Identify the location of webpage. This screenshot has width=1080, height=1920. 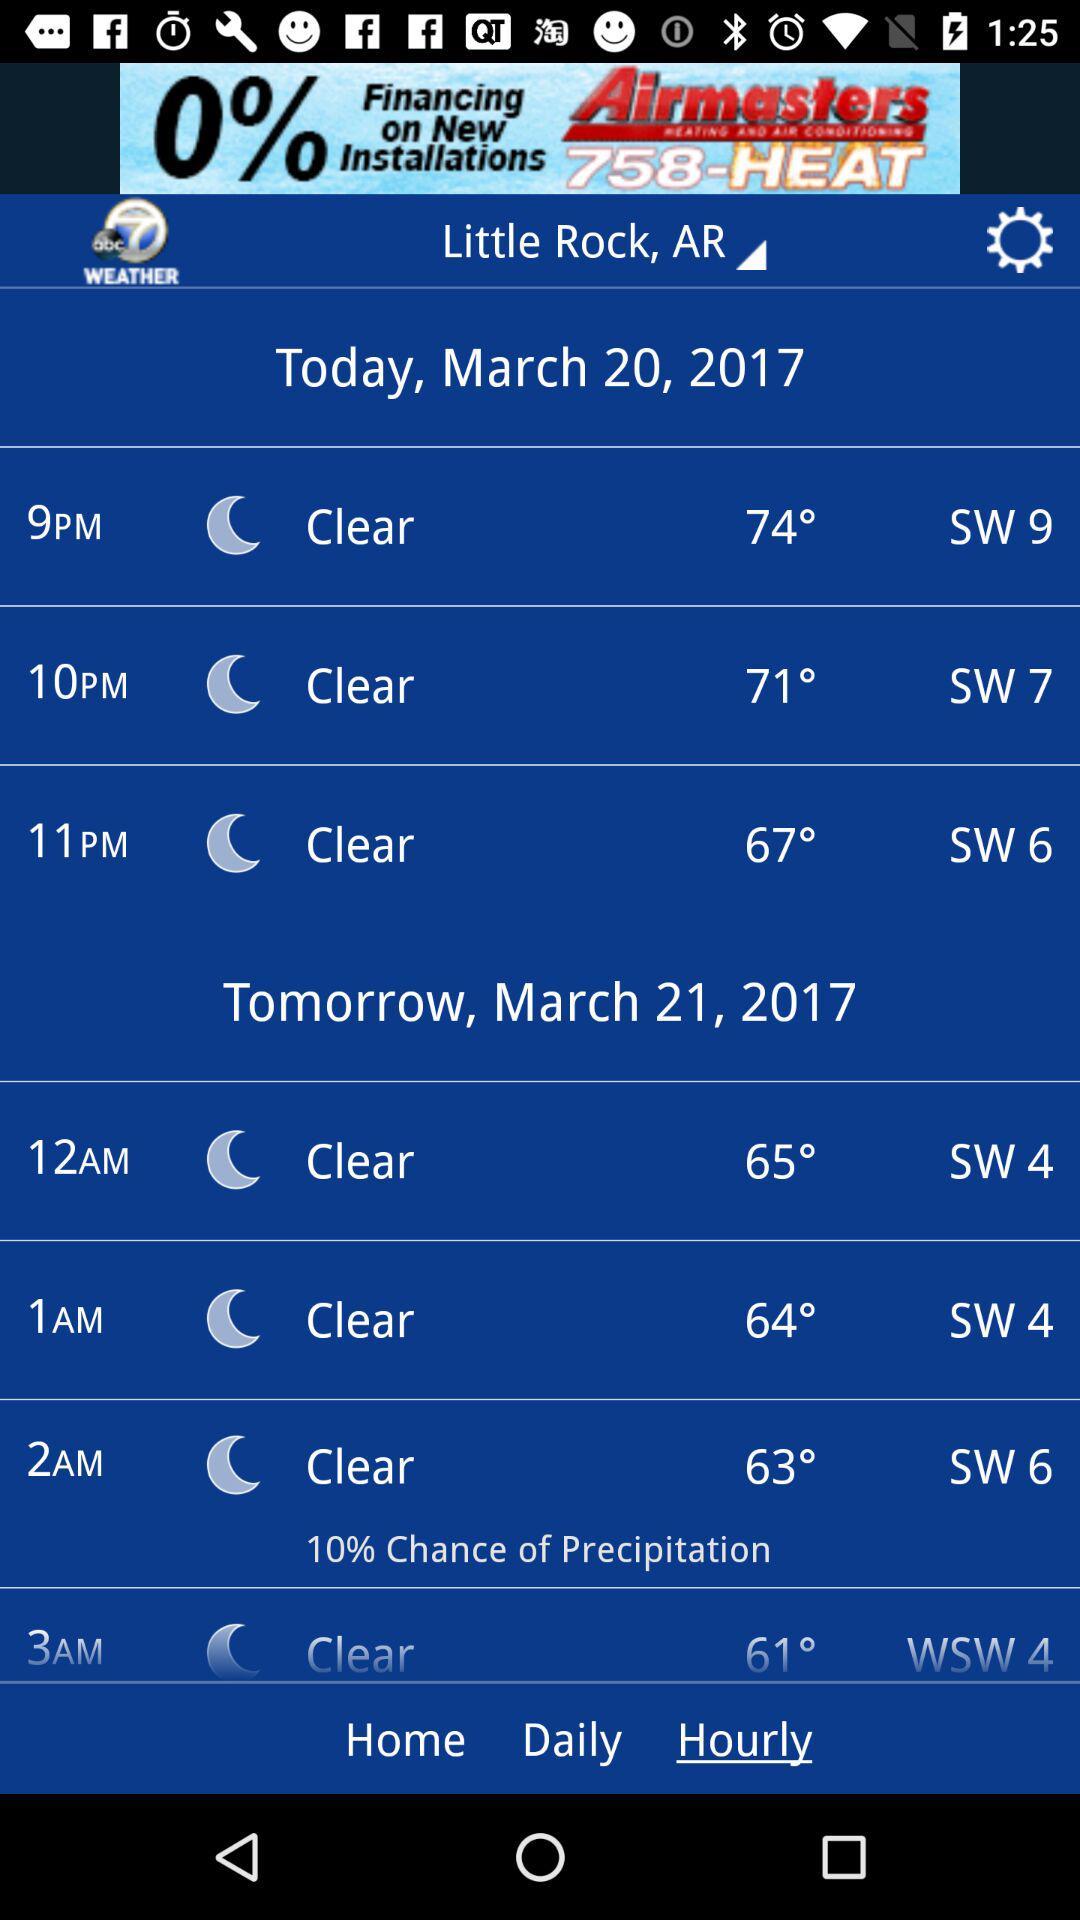
(131, 240).